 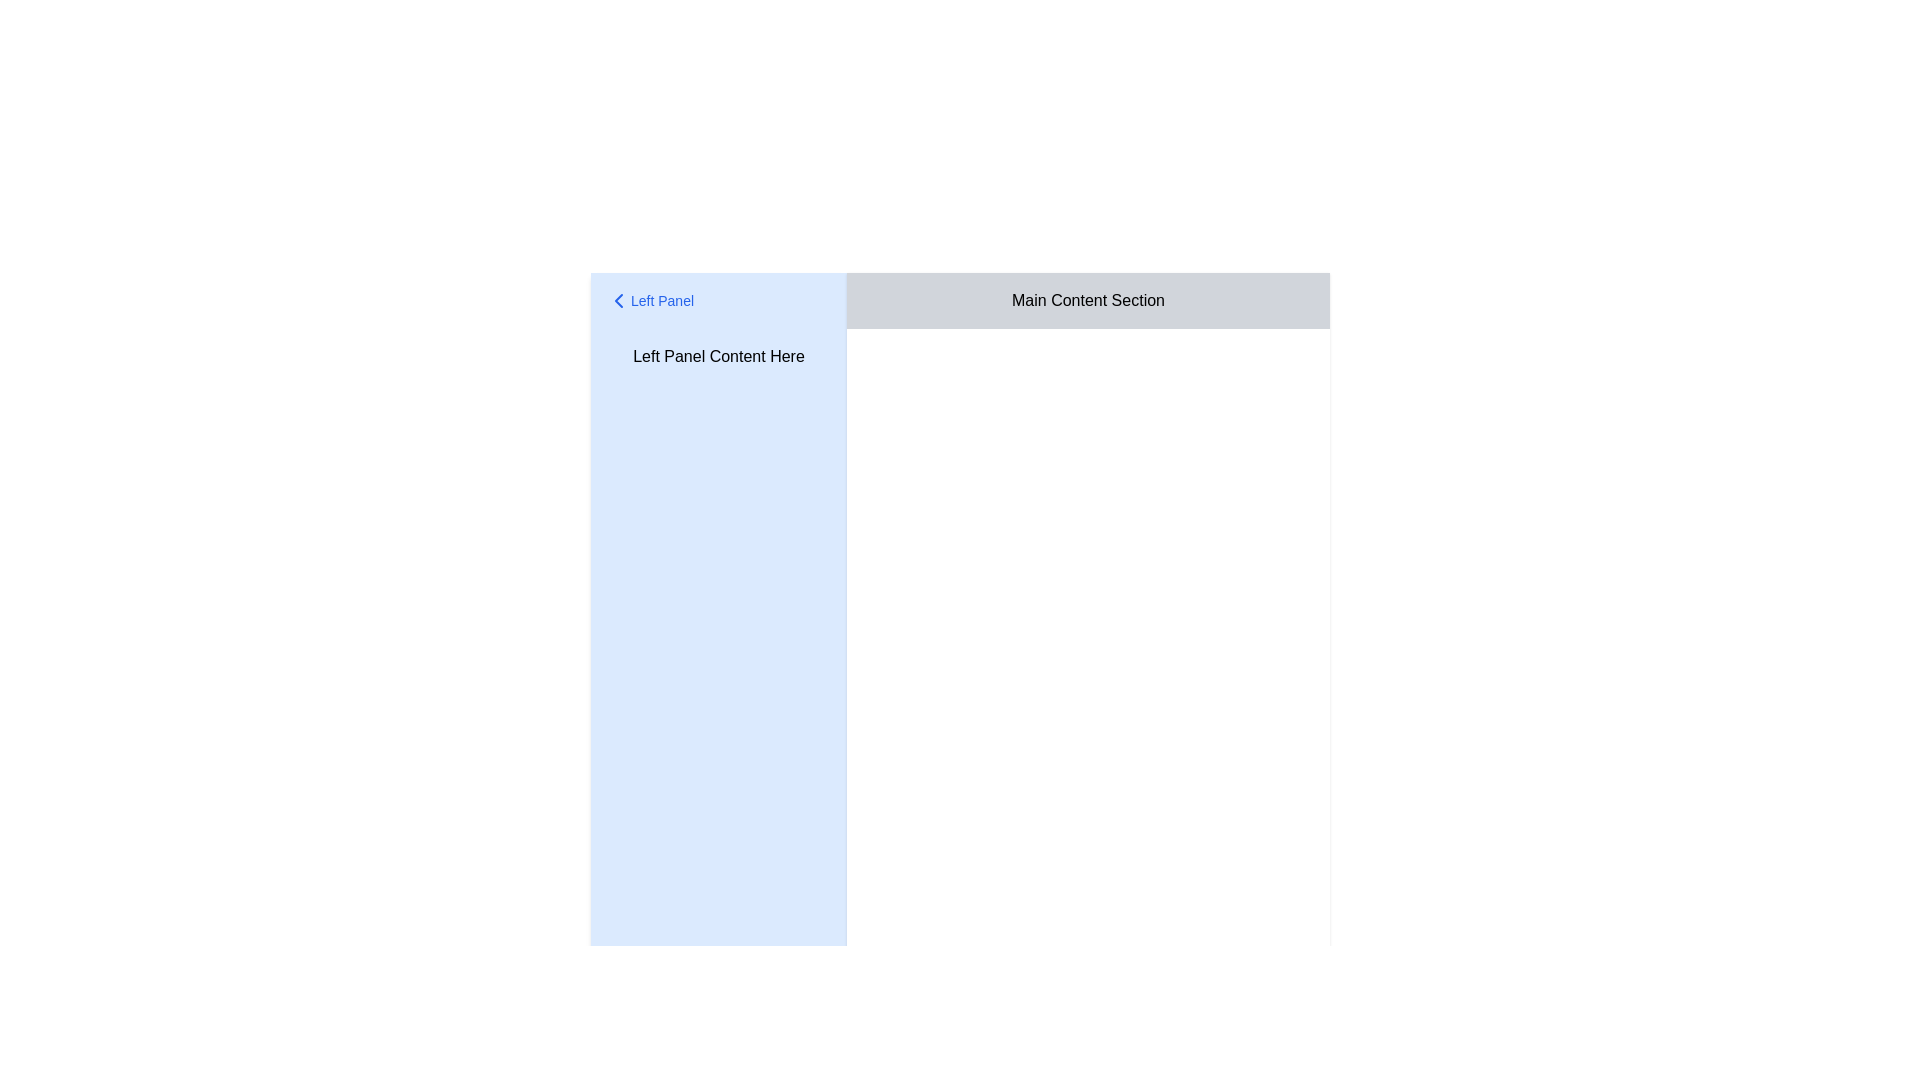 What do you see at coordinates (618, 300) in the screenshot?
I see `the leftward chevron icon with a minimalistic blue line design located next to the 'Left Panel' label` at bounding box center [618, 300].